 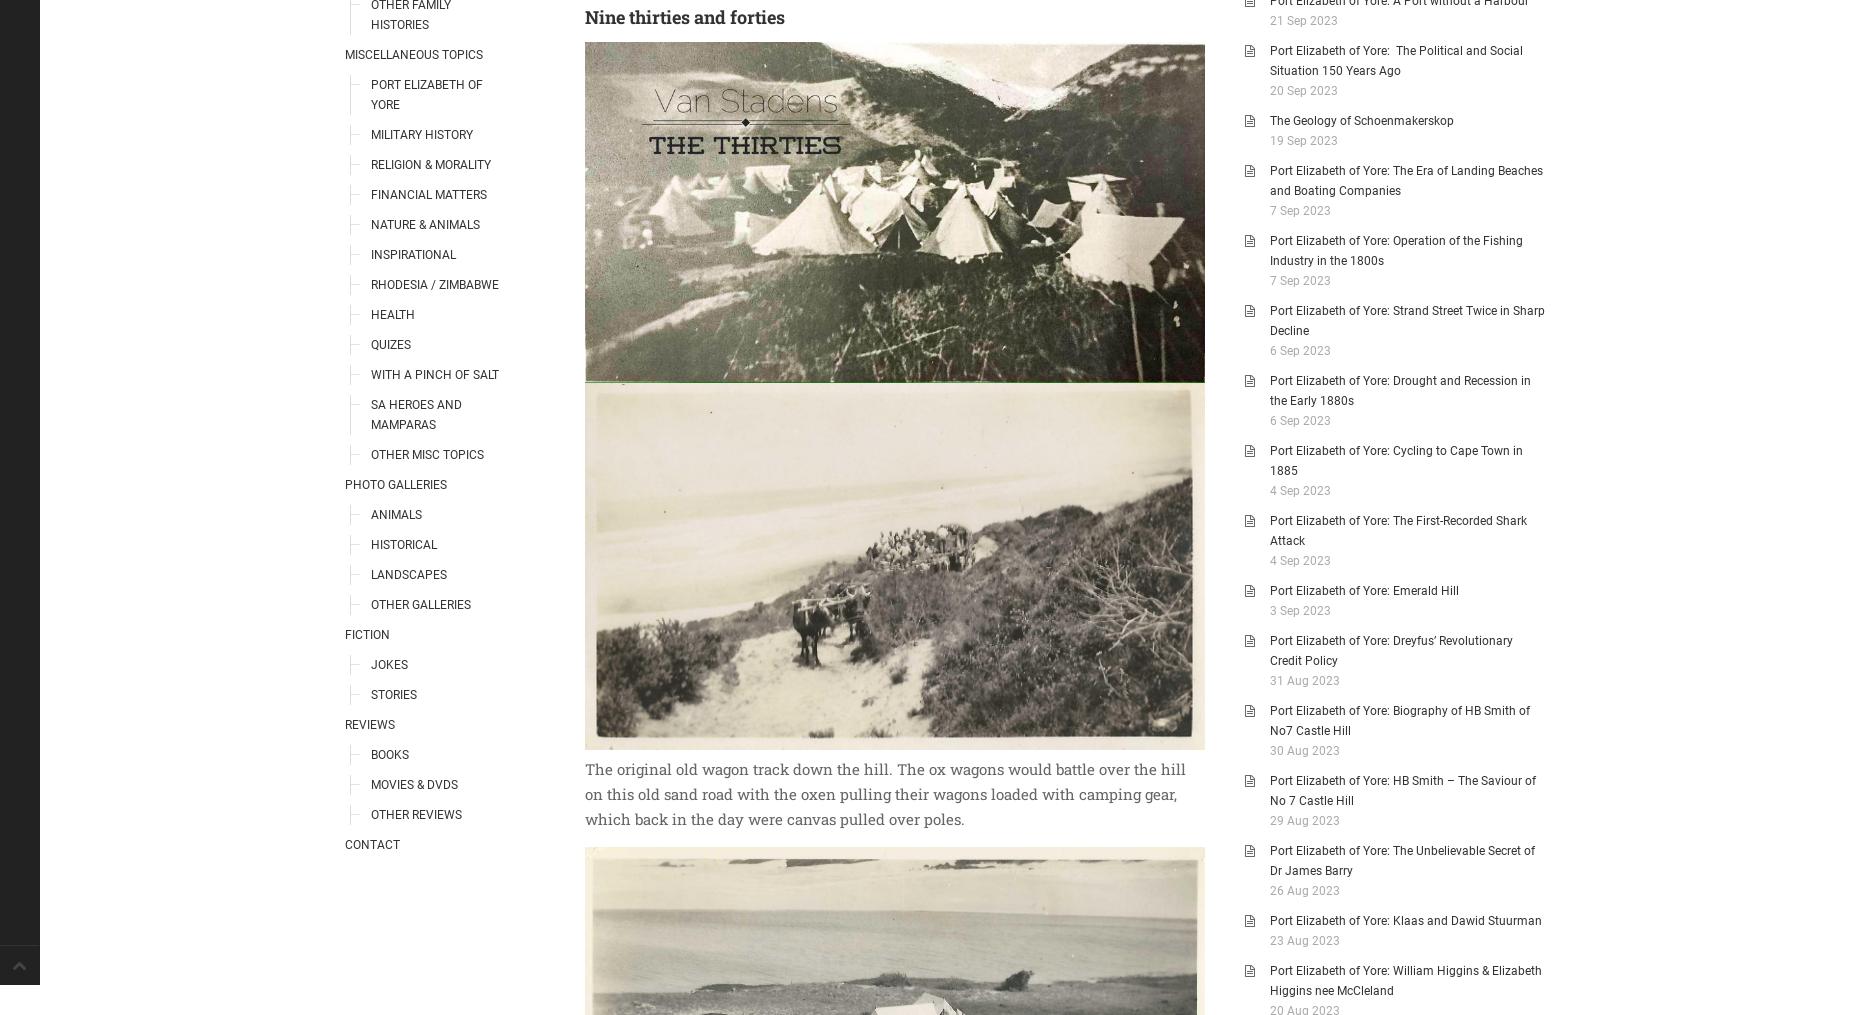 I want to click on '30 Aug 2023', so click(x=1269, y=749).